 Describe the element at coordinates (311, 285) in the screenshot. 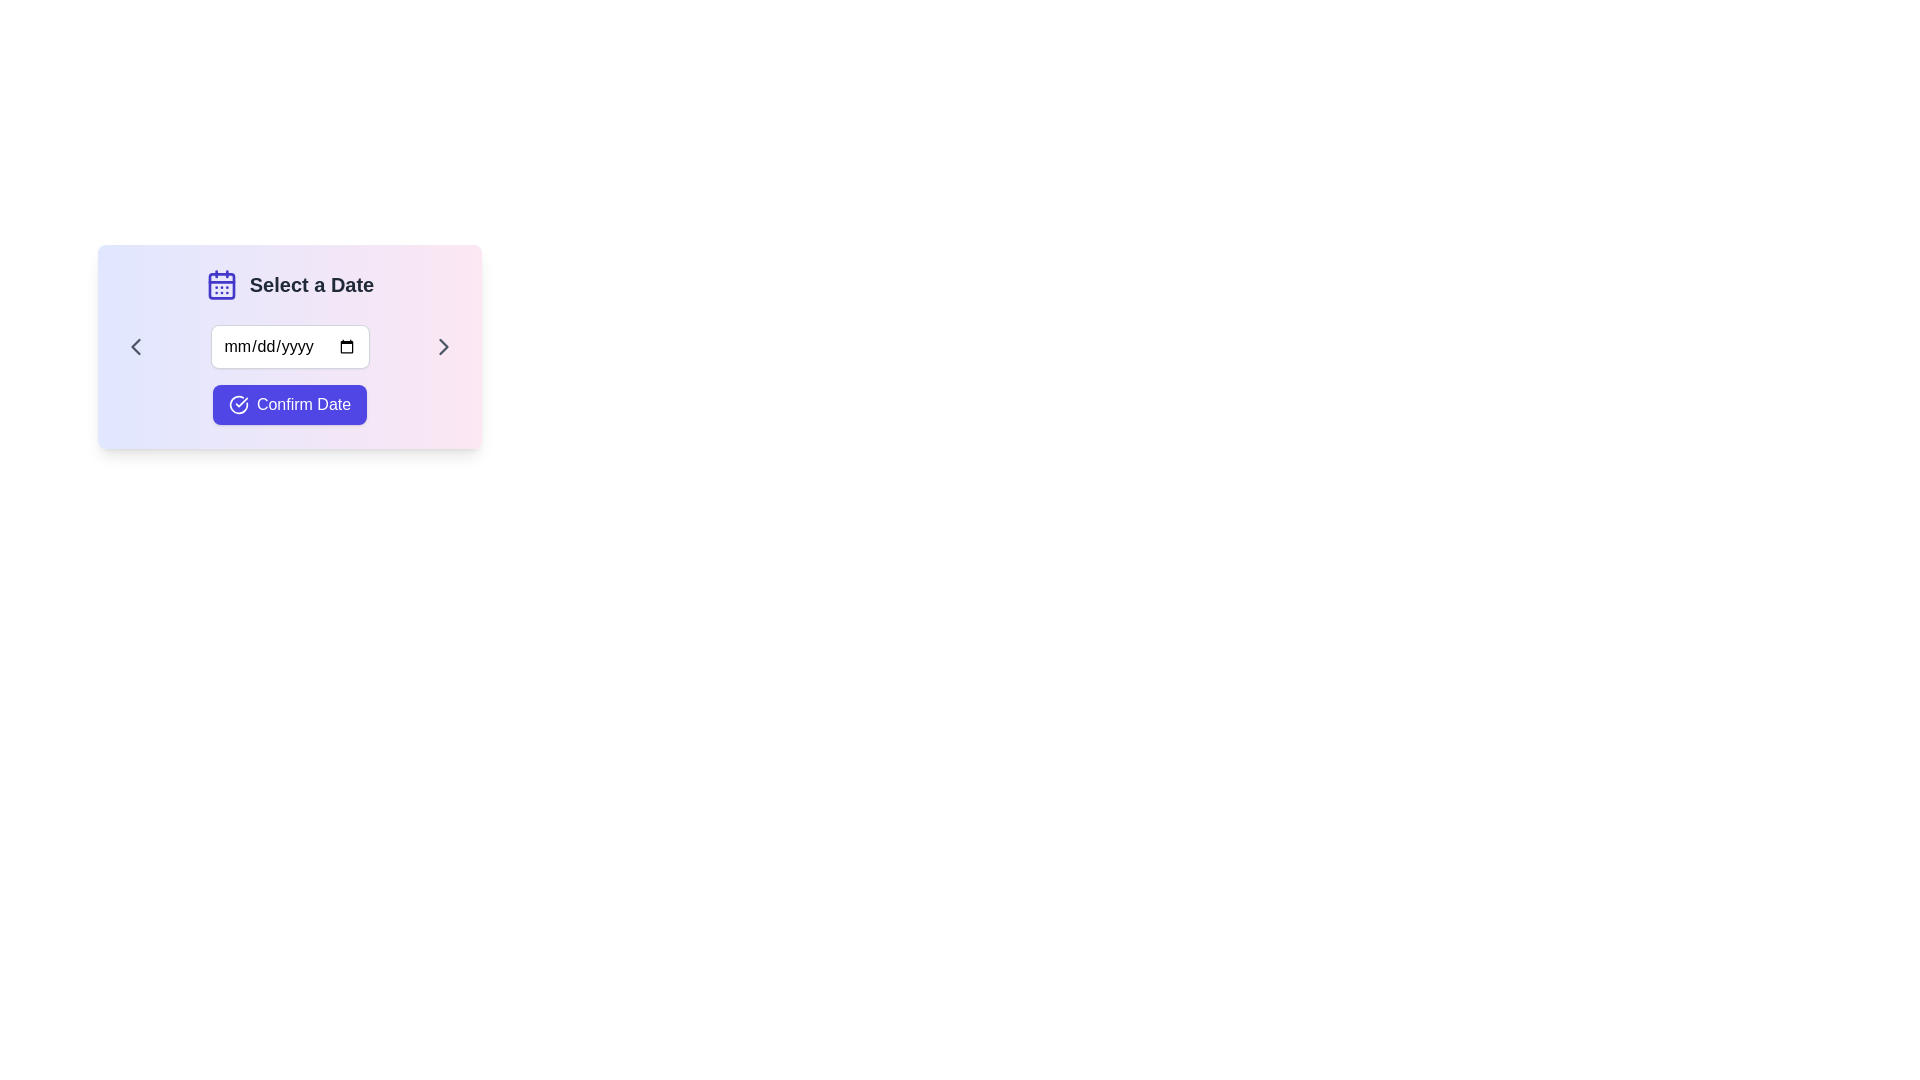

I see `the 'Select a Date' text label, which is bold and large, positioned to the right of the calendar icon in the date selection interface` at that location.